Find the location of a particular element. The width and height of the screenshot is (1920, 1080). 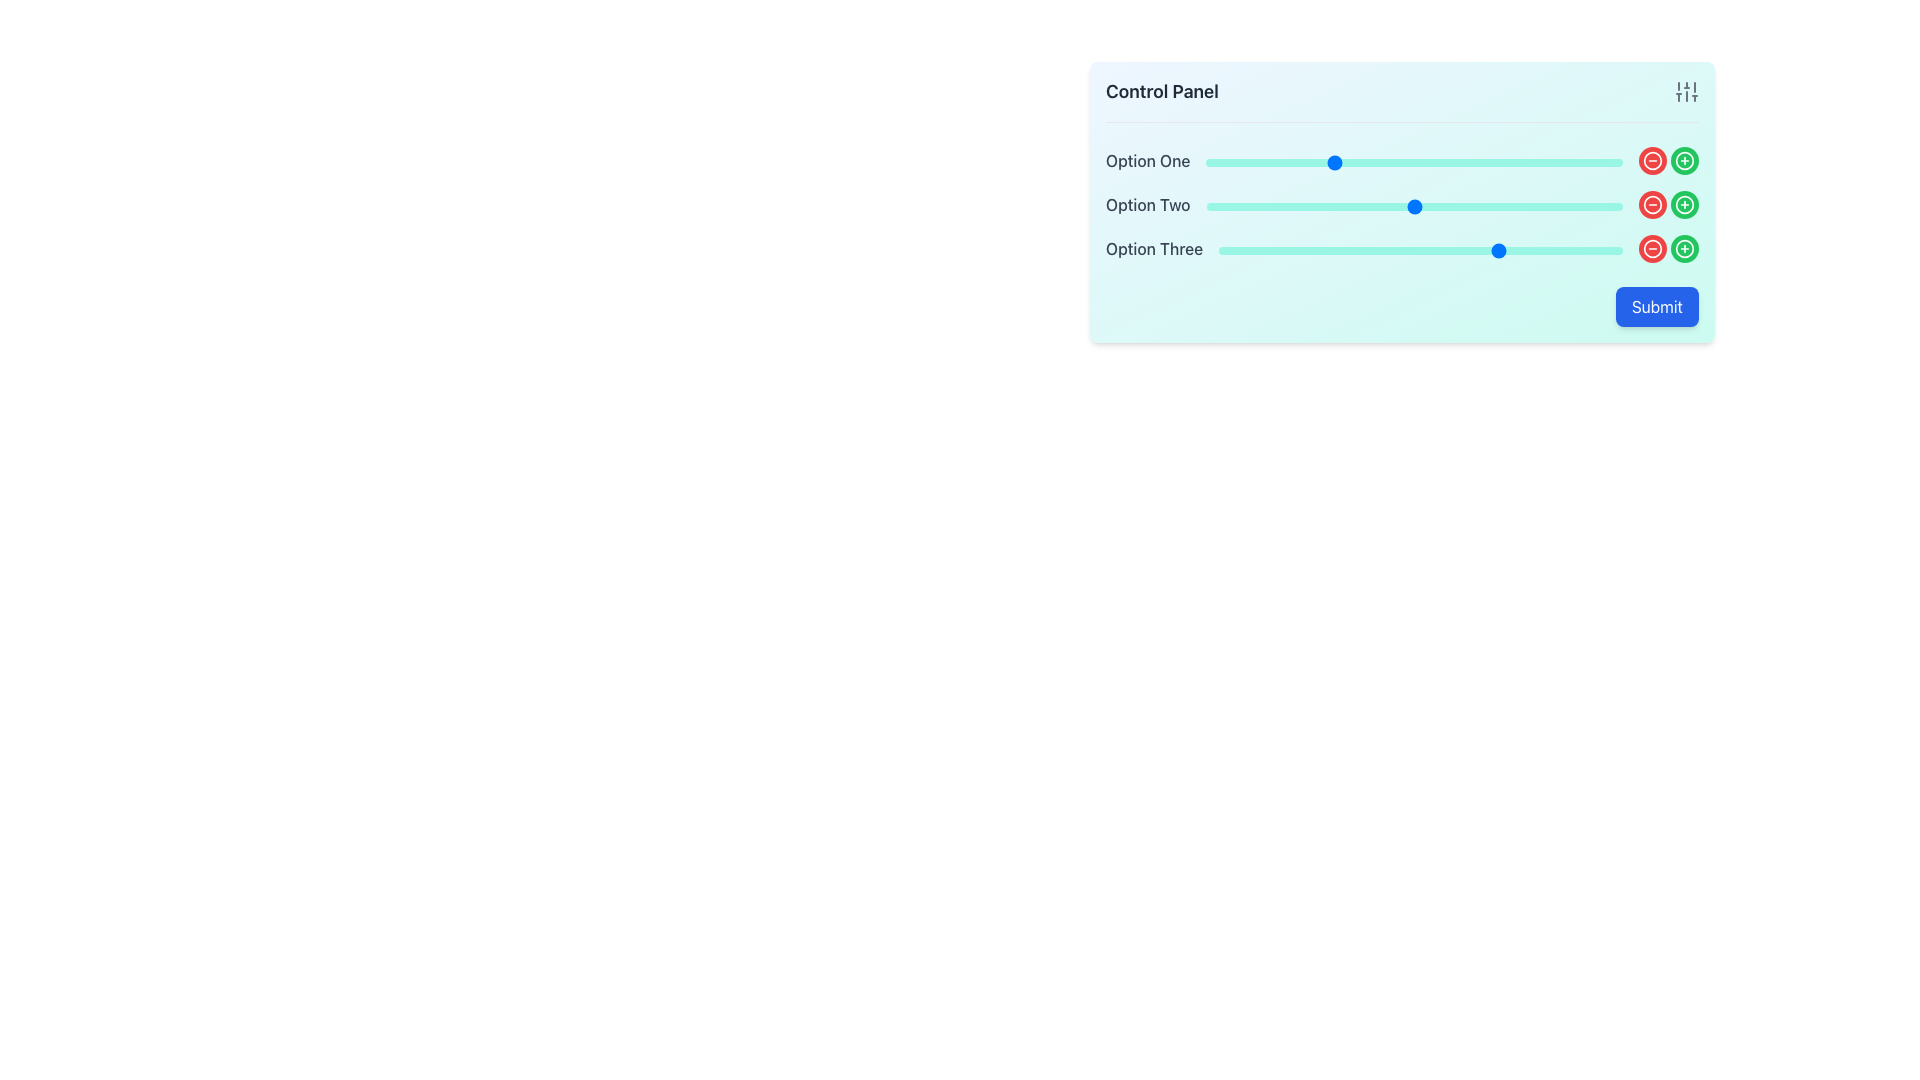

the rectangular 'Submit' button with a blue background and white text located at the bottom-right corner of the light blue control panel is located at coordinates (1656, 307).